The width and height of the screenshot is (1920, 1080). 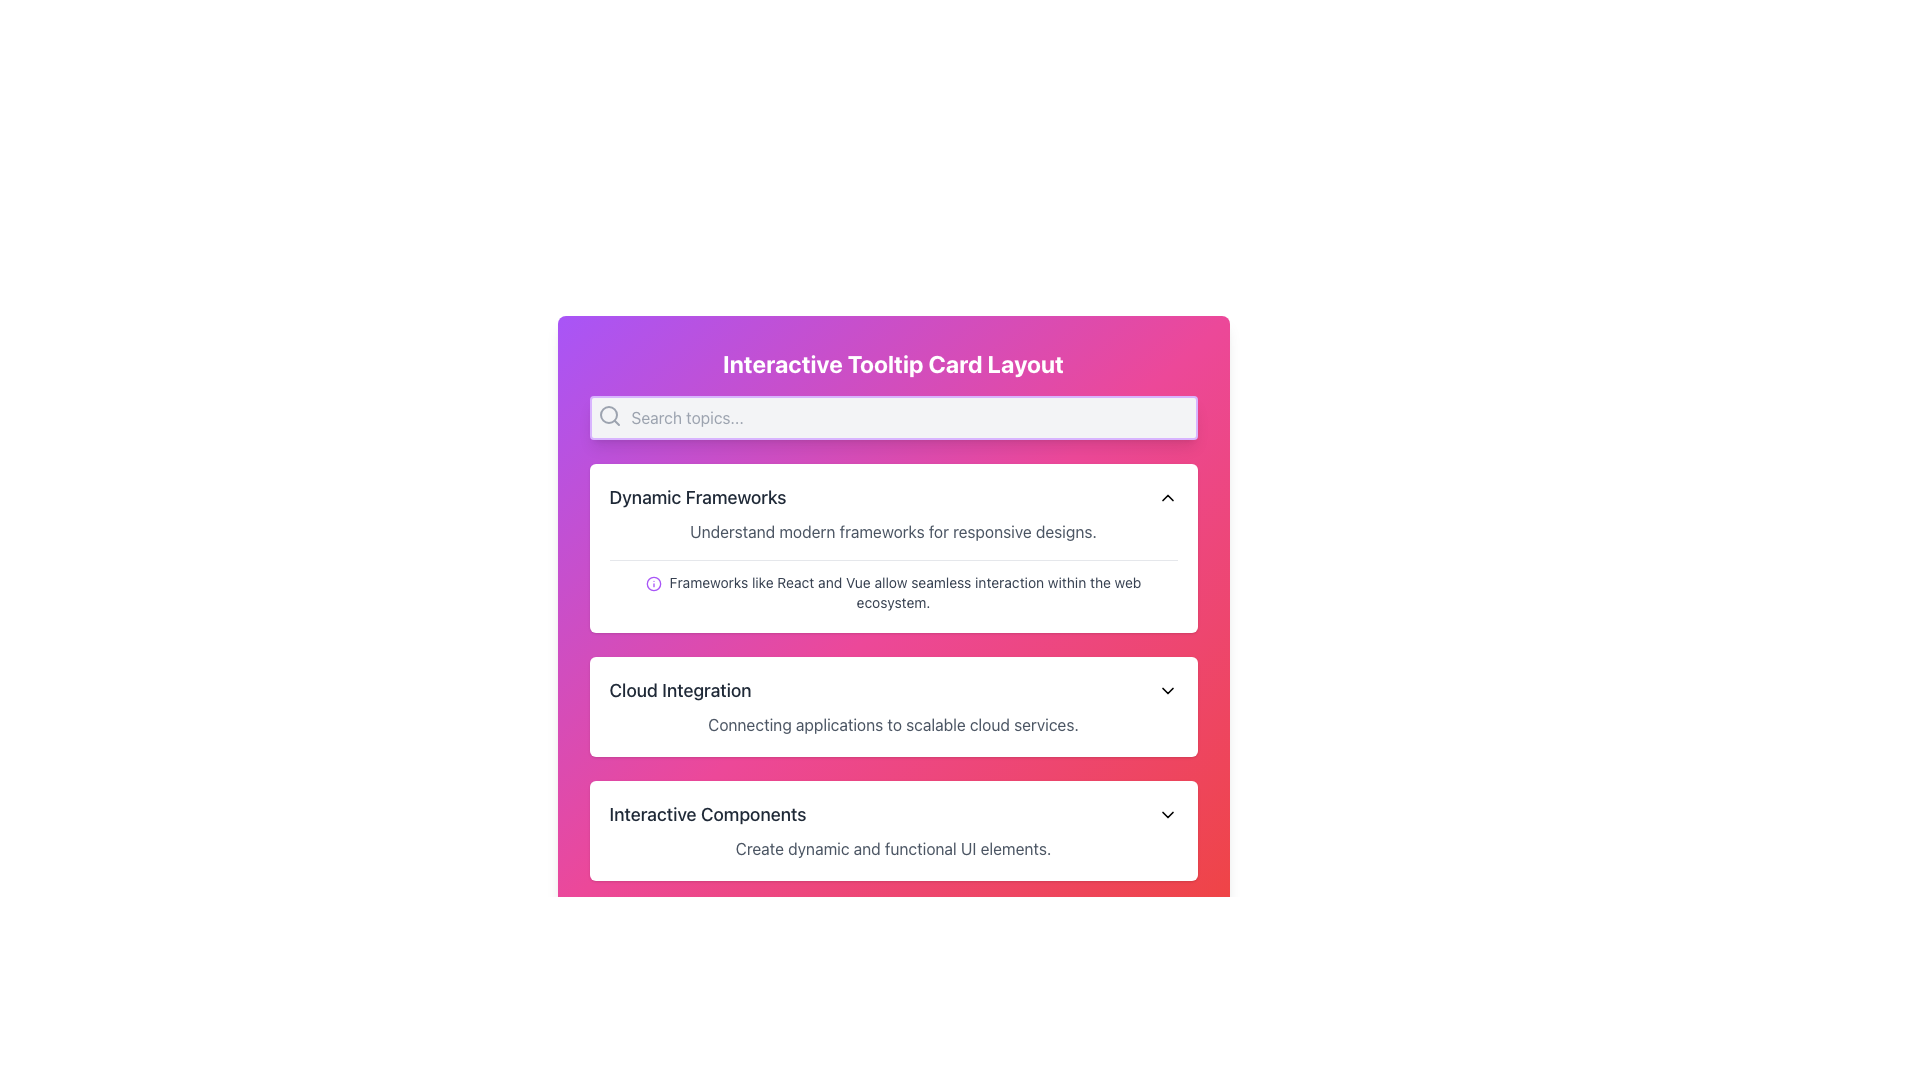 What do you see at coordinates (707, 814) in the screenshot?
I see `the Text Label in the 'Interactive Components' section, which is the leftmost item before the downward-facing chevron icon` at bounding box center [707, 814].